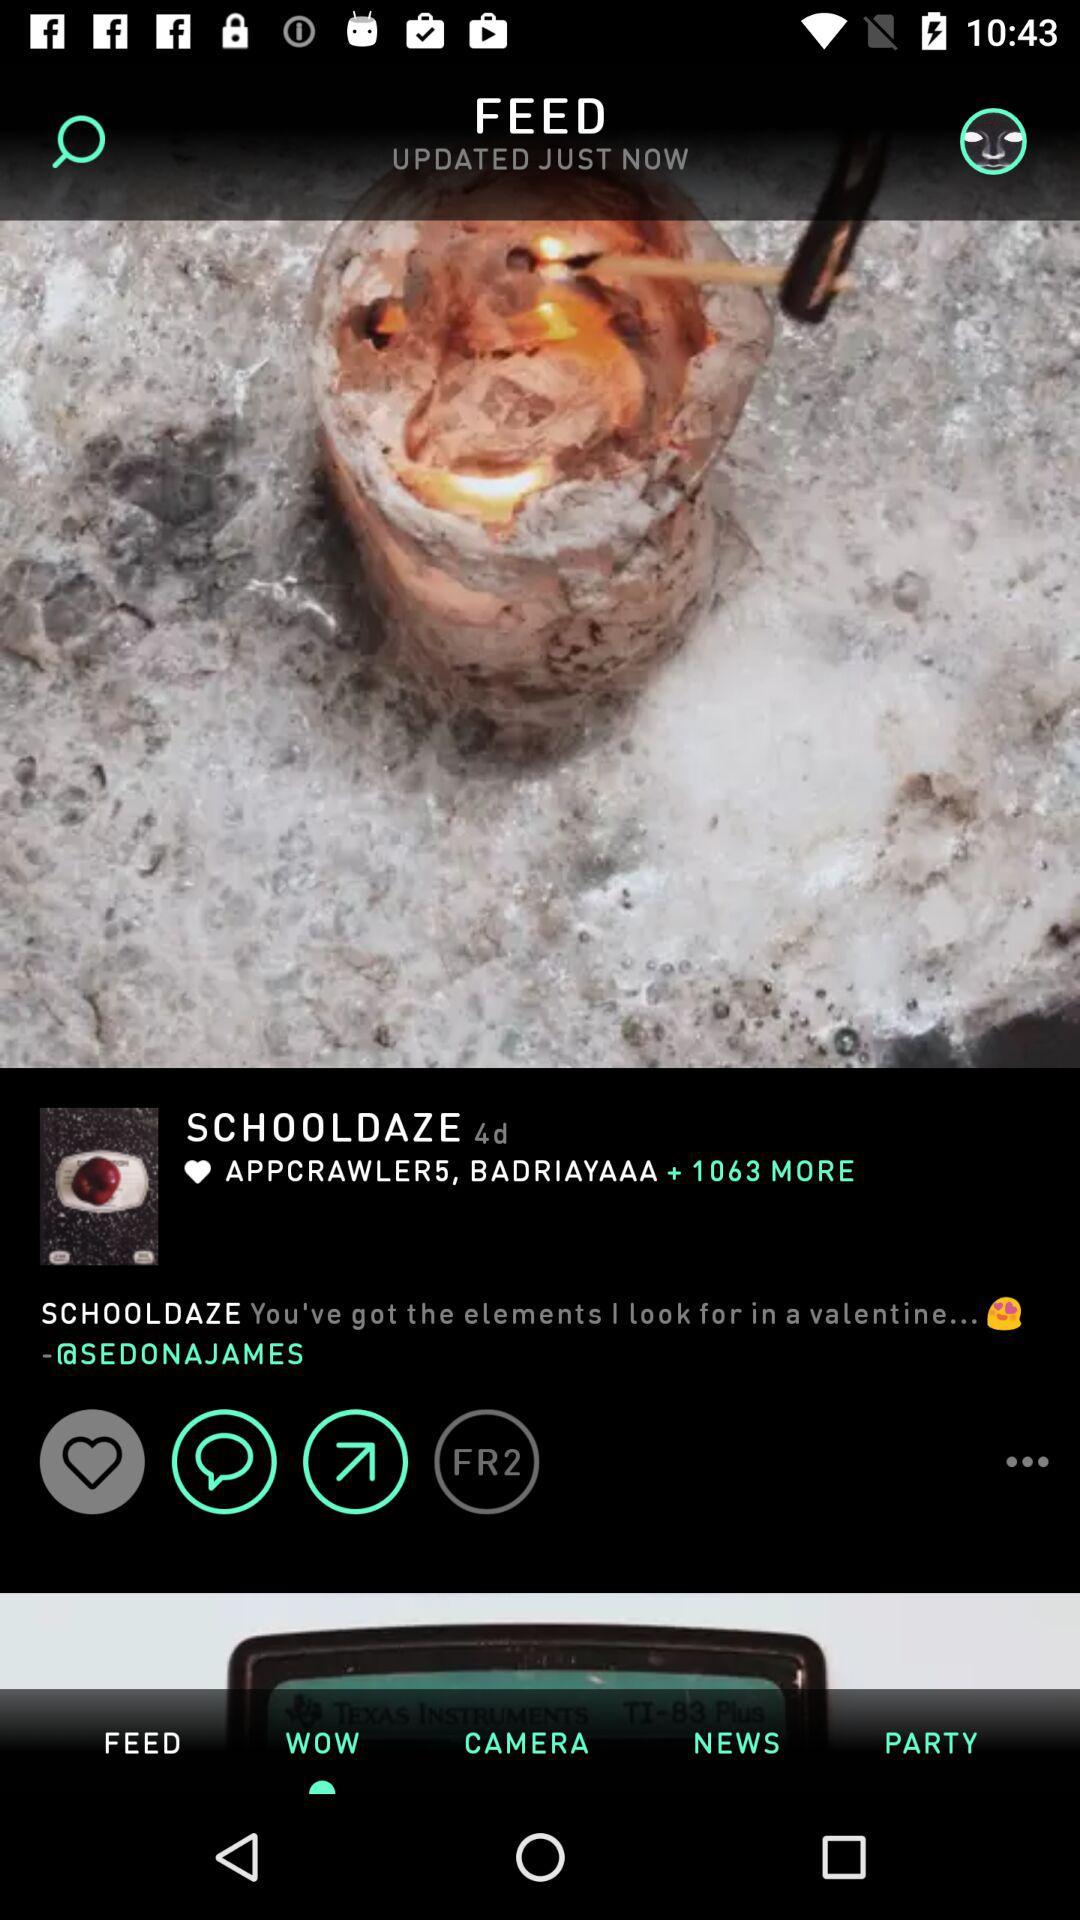 The image size is (1080, 1920). What do you see at coordinates (92, 1461) in the screenshot?
I see `the heart icon` at bounding box center [92, 1461].